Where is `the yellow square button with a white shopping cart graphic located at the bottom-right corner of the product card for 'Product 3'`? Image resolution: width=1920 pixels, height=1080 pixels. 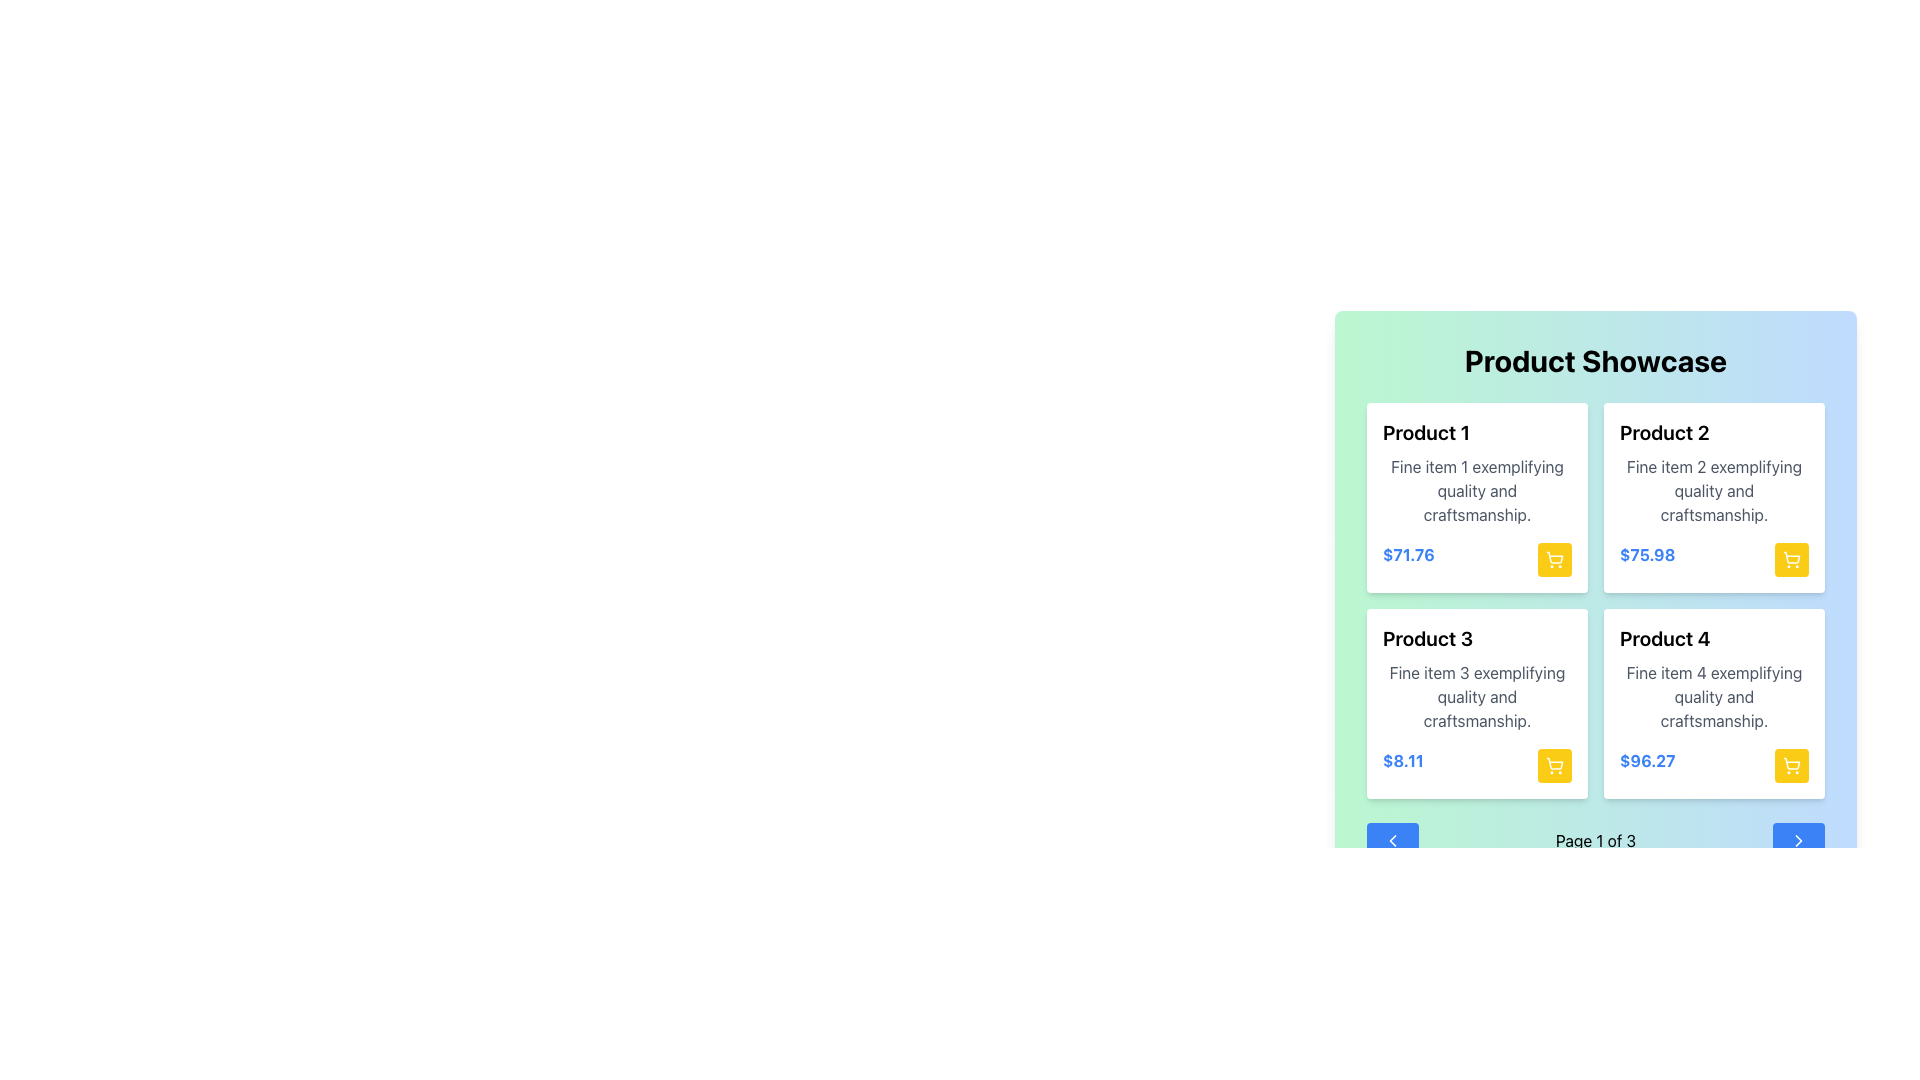
the yellow square button with a white shopping cart graphic located at the bottom-right corner of the product card for 'Product 3' is located at coordinates (1554, 765).